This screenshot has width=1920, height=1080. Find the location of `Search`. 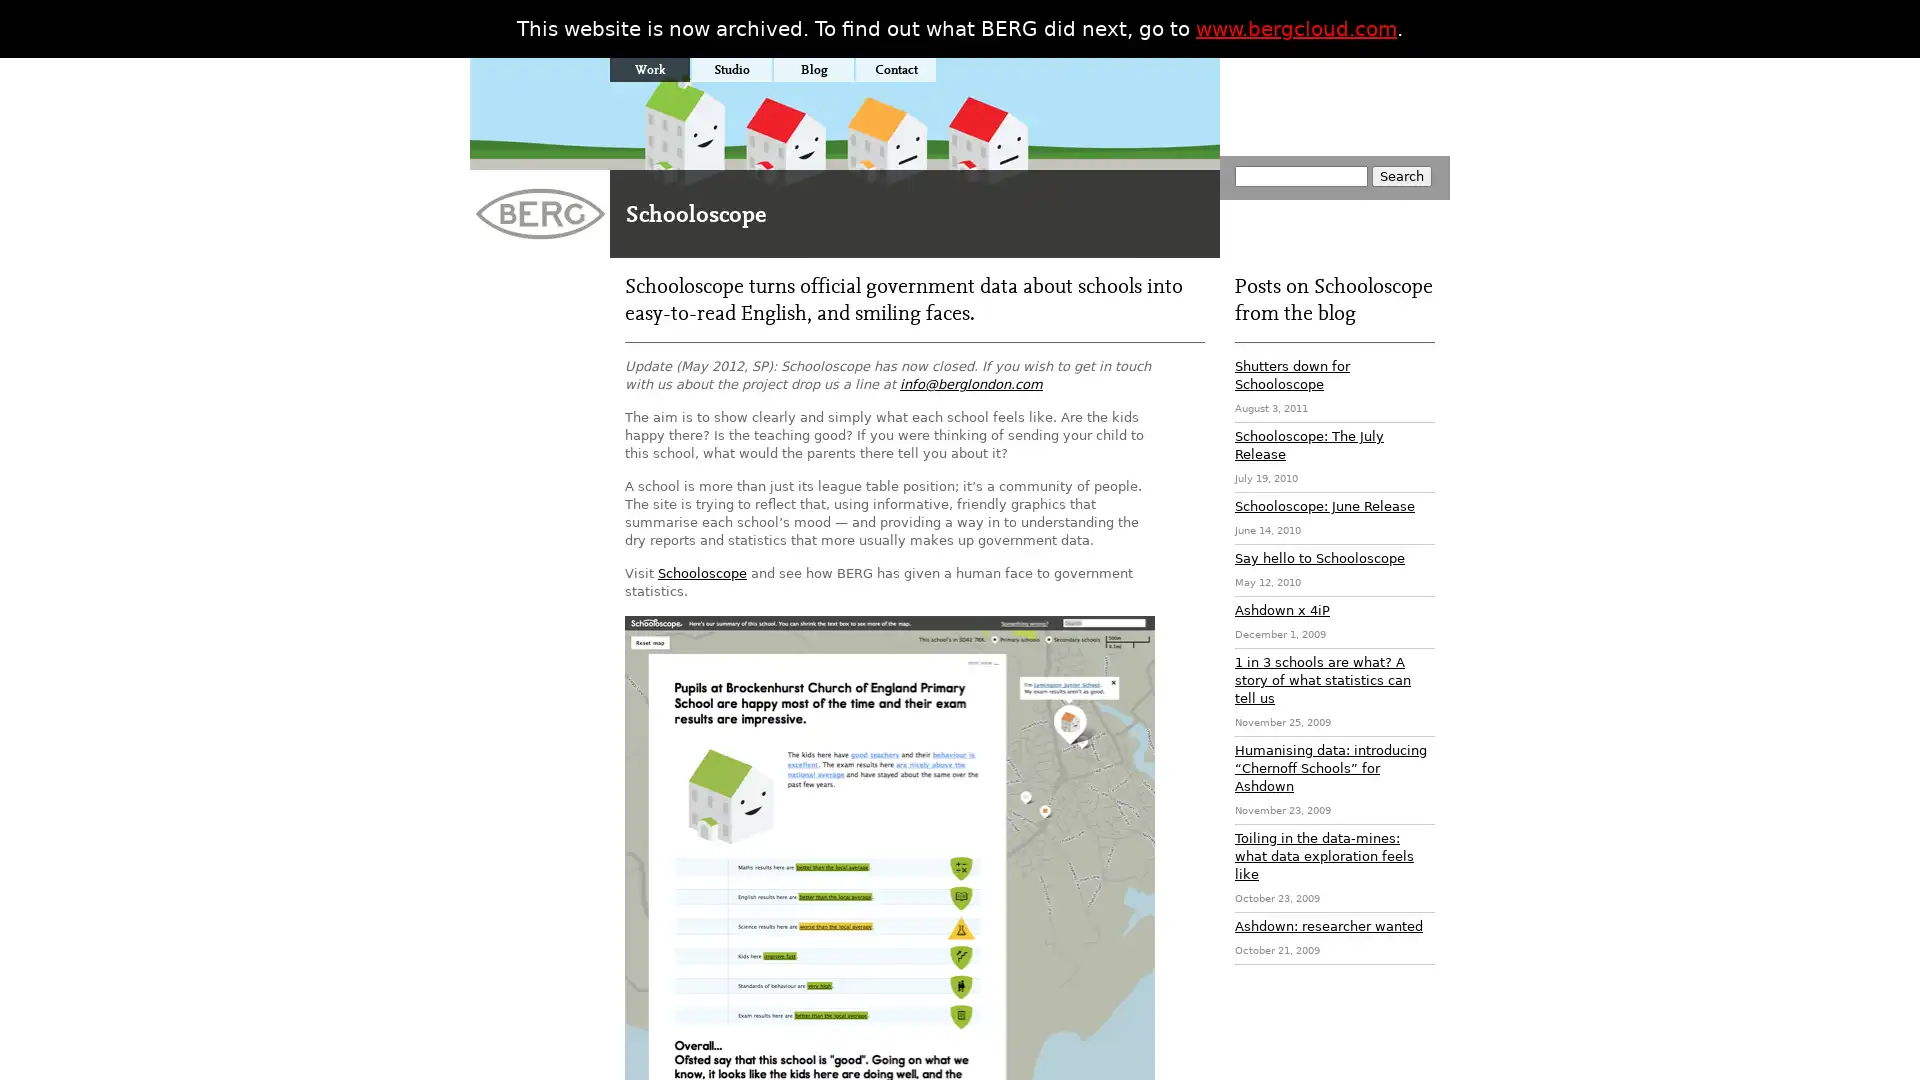

Search is located at coordinates (1400, 175).